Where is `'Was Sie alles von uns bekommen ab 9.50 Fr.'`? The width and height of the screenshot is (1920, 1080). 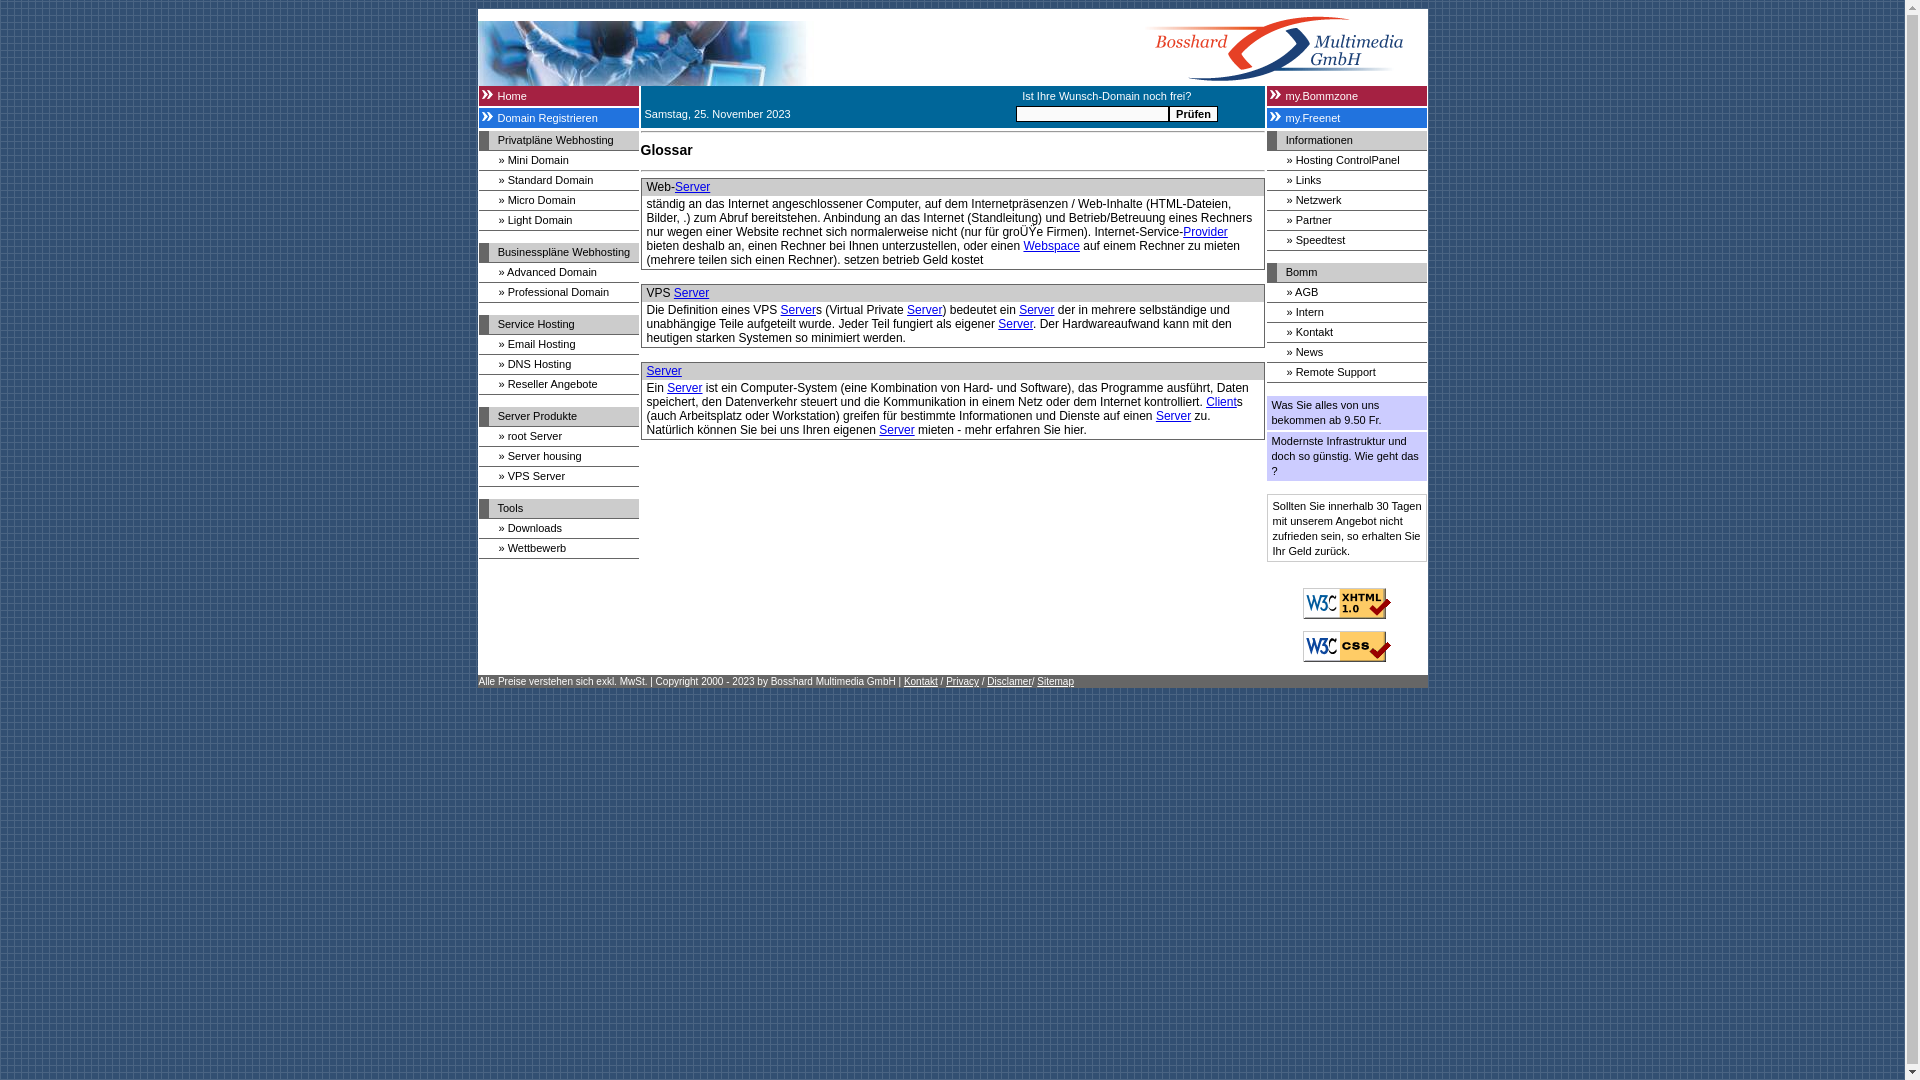
'Was Sie alles von uns bekommen ab 9.50 Fr.' is located at coordinates (1345, 411).